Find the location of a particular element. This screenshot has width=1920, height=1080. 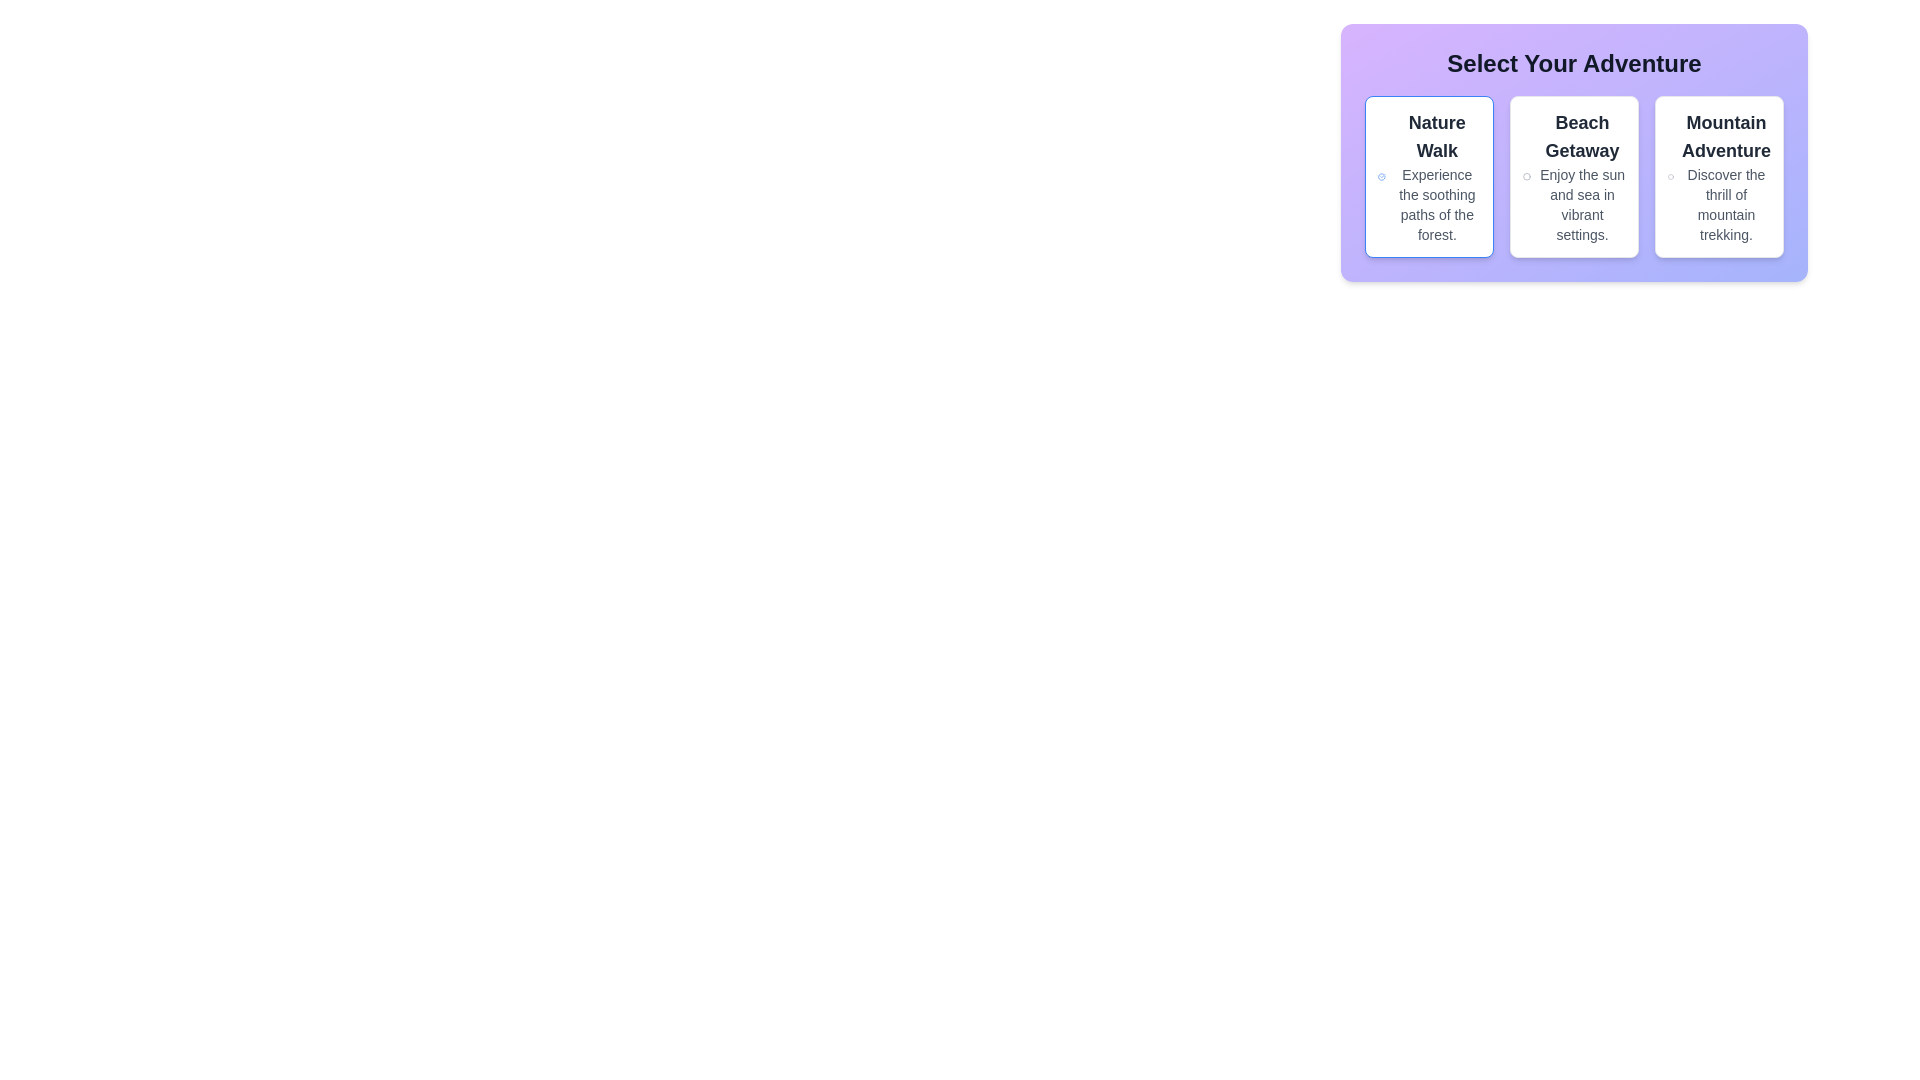

the text element that reads 'Experience the soothing paths of the forest.' located below 'Nature Walk' in the top-left card of the 'Select Your Adventure' section is located at coordinates (1436, 204).